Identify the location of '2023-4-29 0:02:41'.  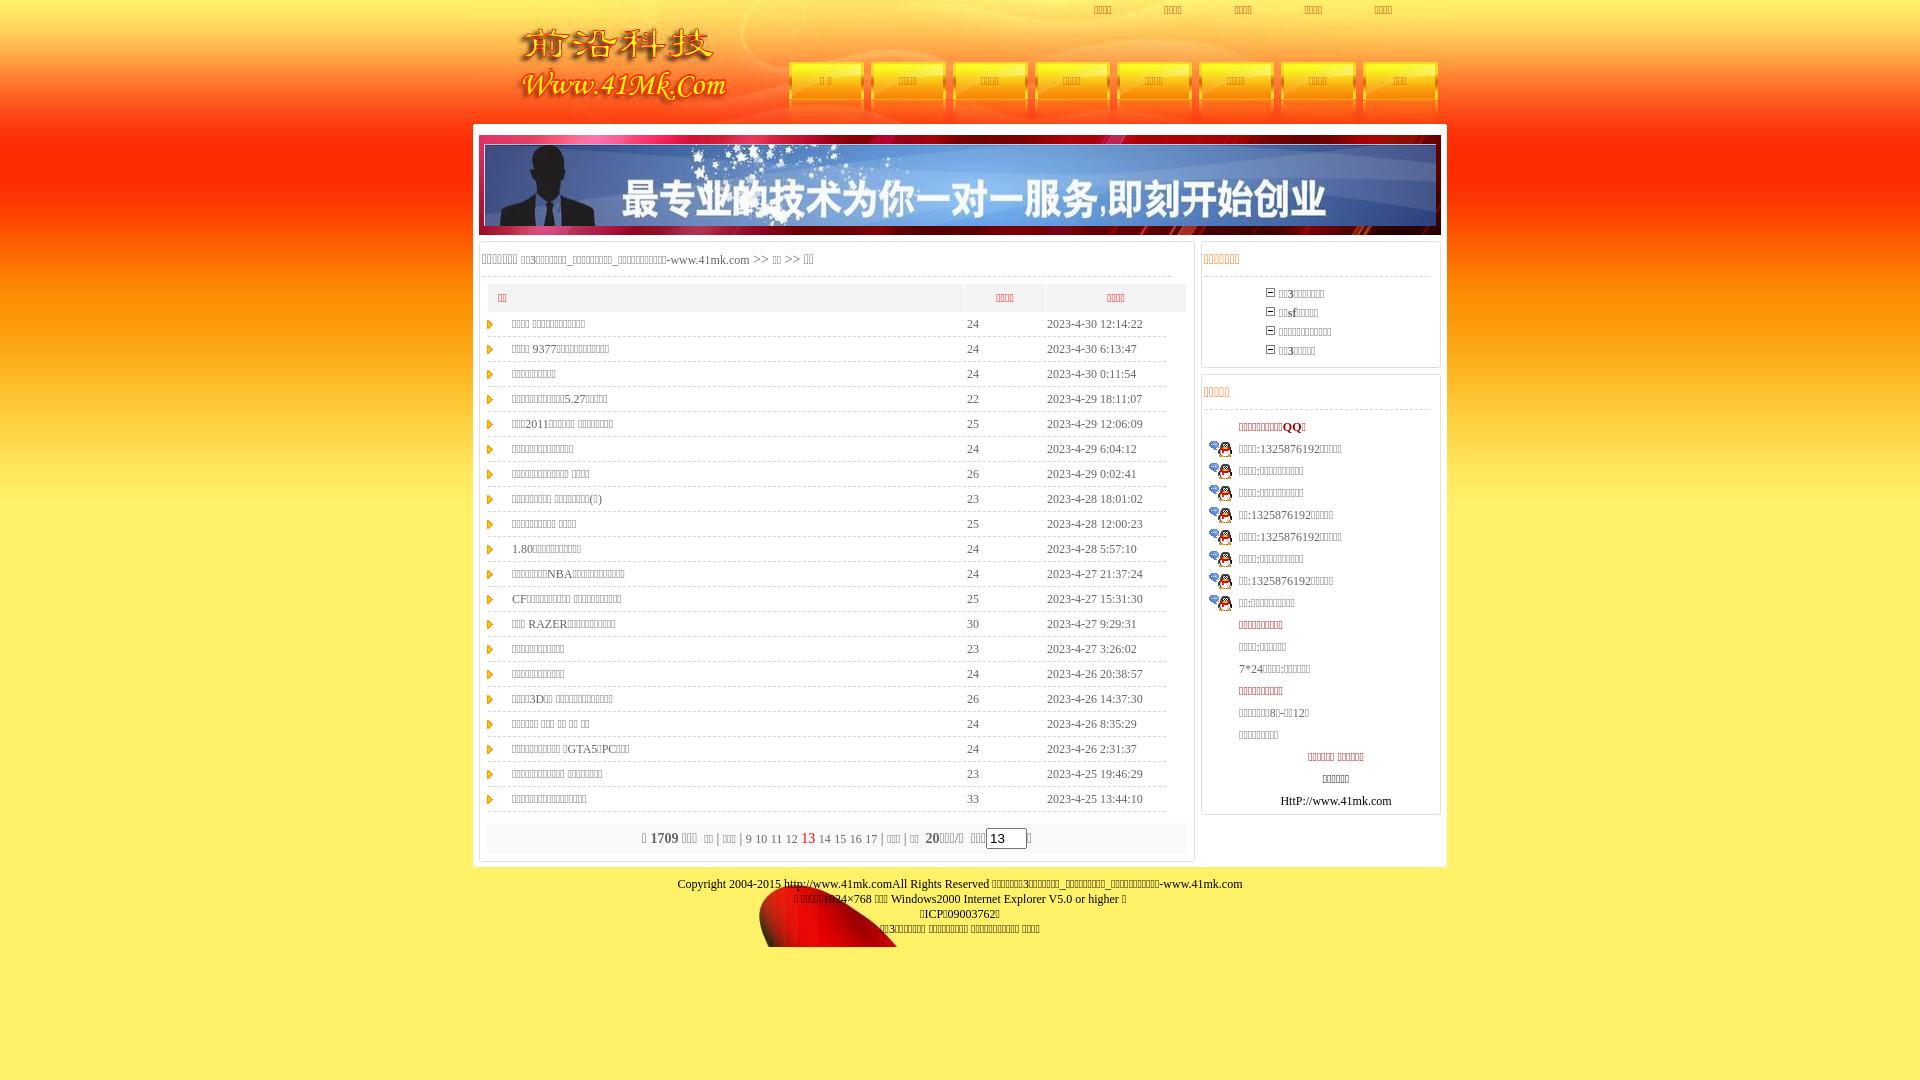
(1045, 473).